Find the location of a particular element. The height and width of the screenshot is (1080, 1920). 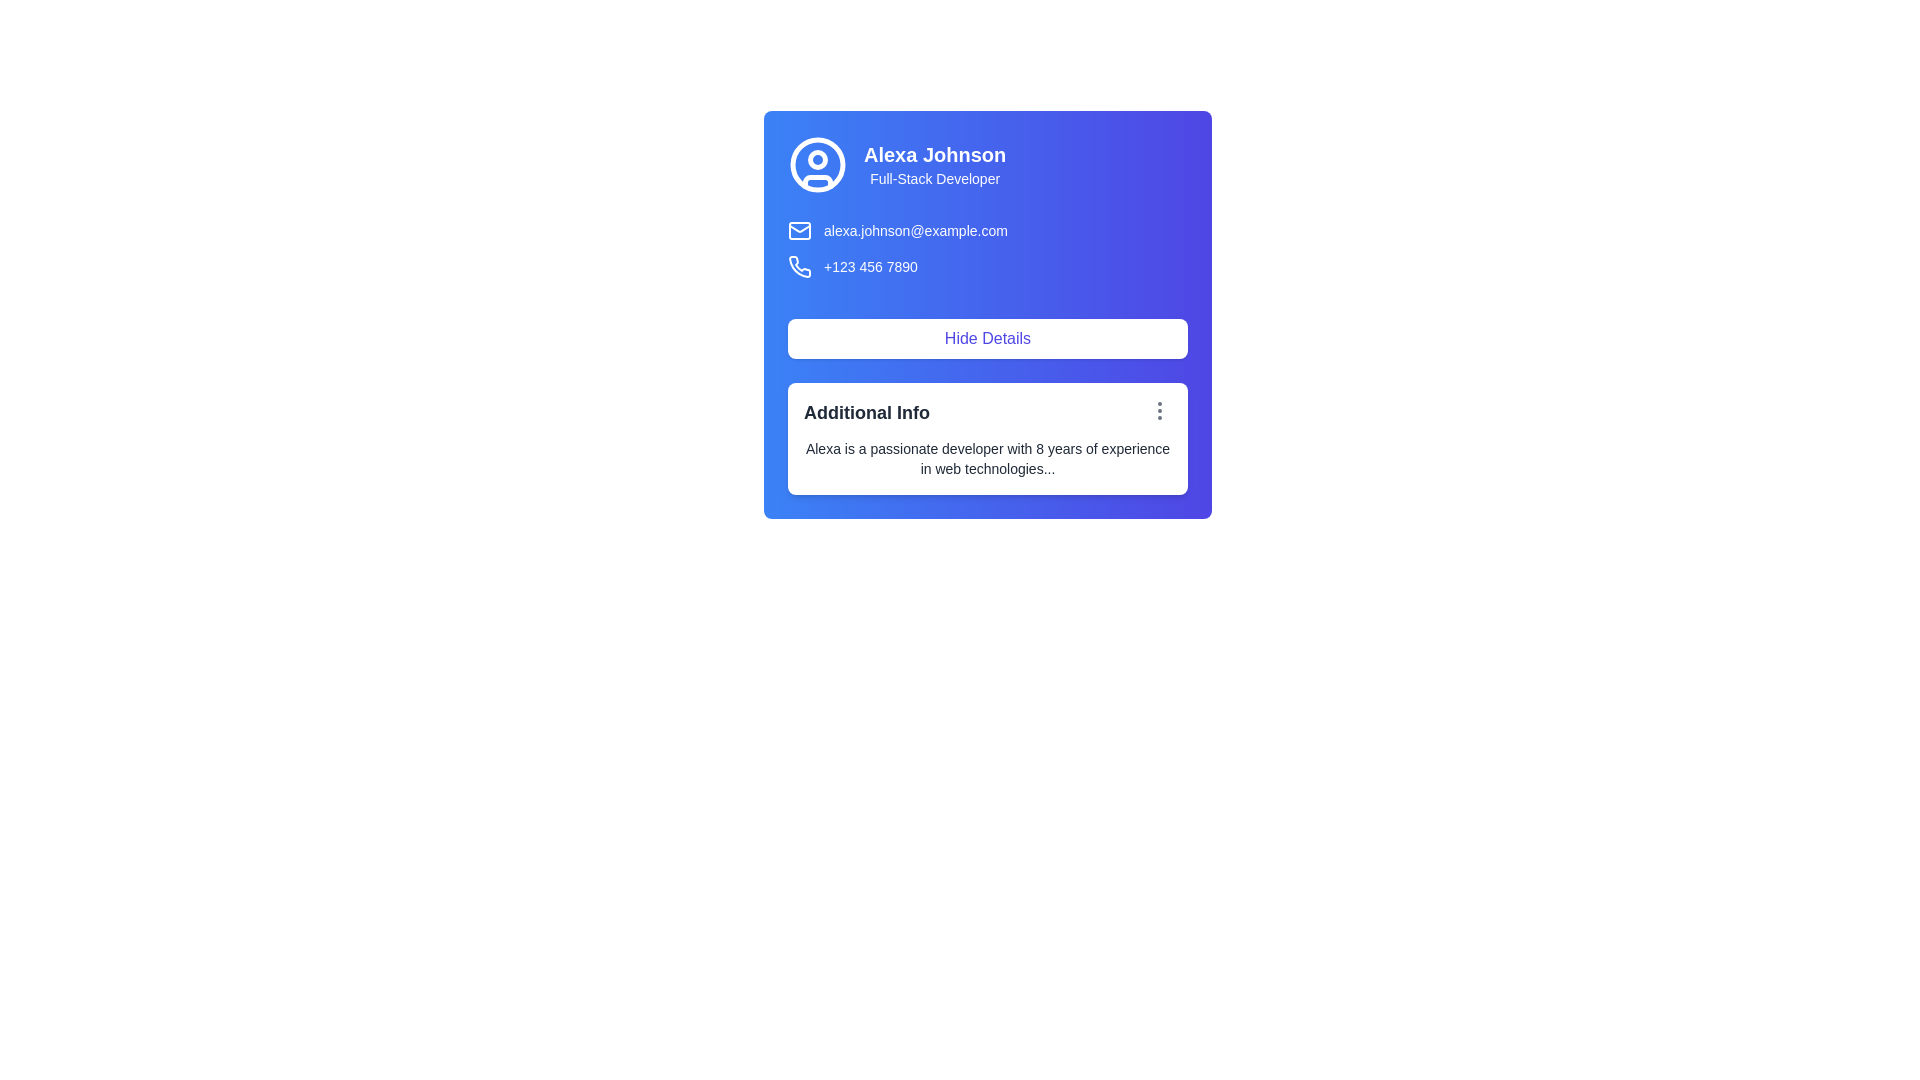

the static text label displaying the email address 'alexa.johnson@example.com', which is styled with white text on a blue background, located is located at coordinates (915, 230).